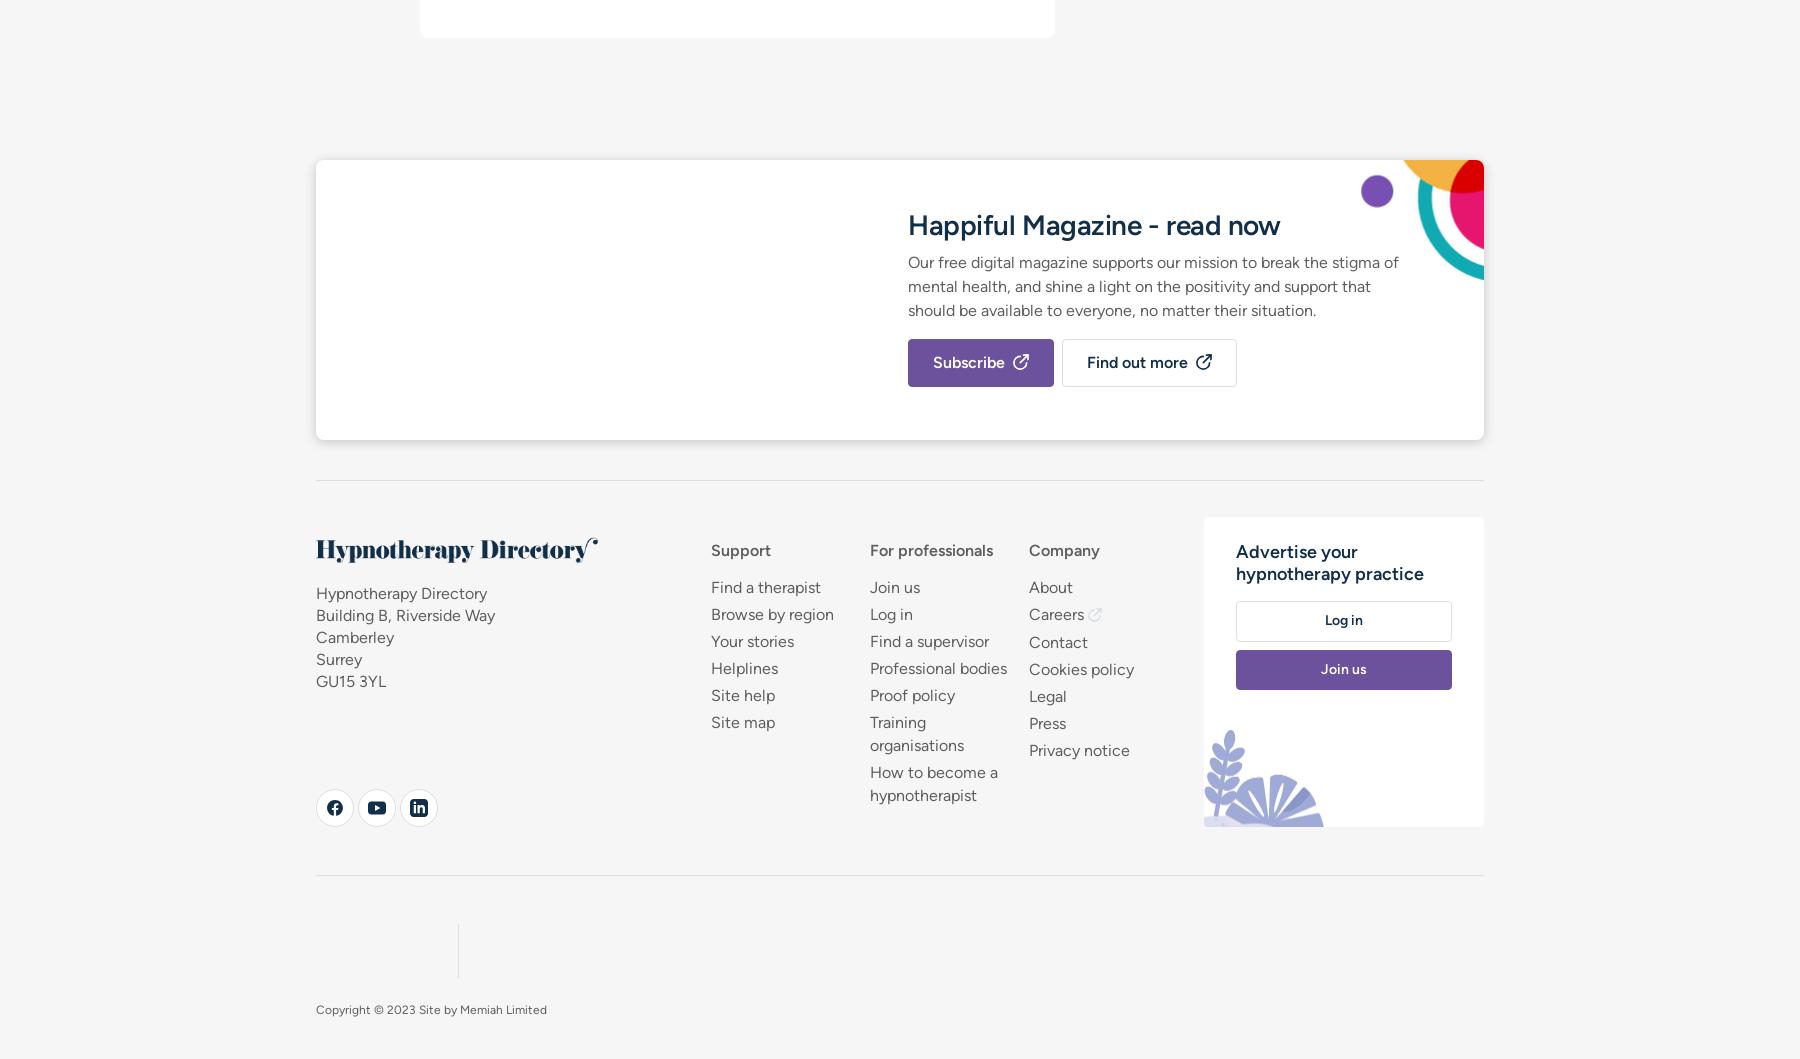  What do you see at coordinates (742, 667) in the screenshot?
I see `'Helplines'` at bounding box center [742, 667].